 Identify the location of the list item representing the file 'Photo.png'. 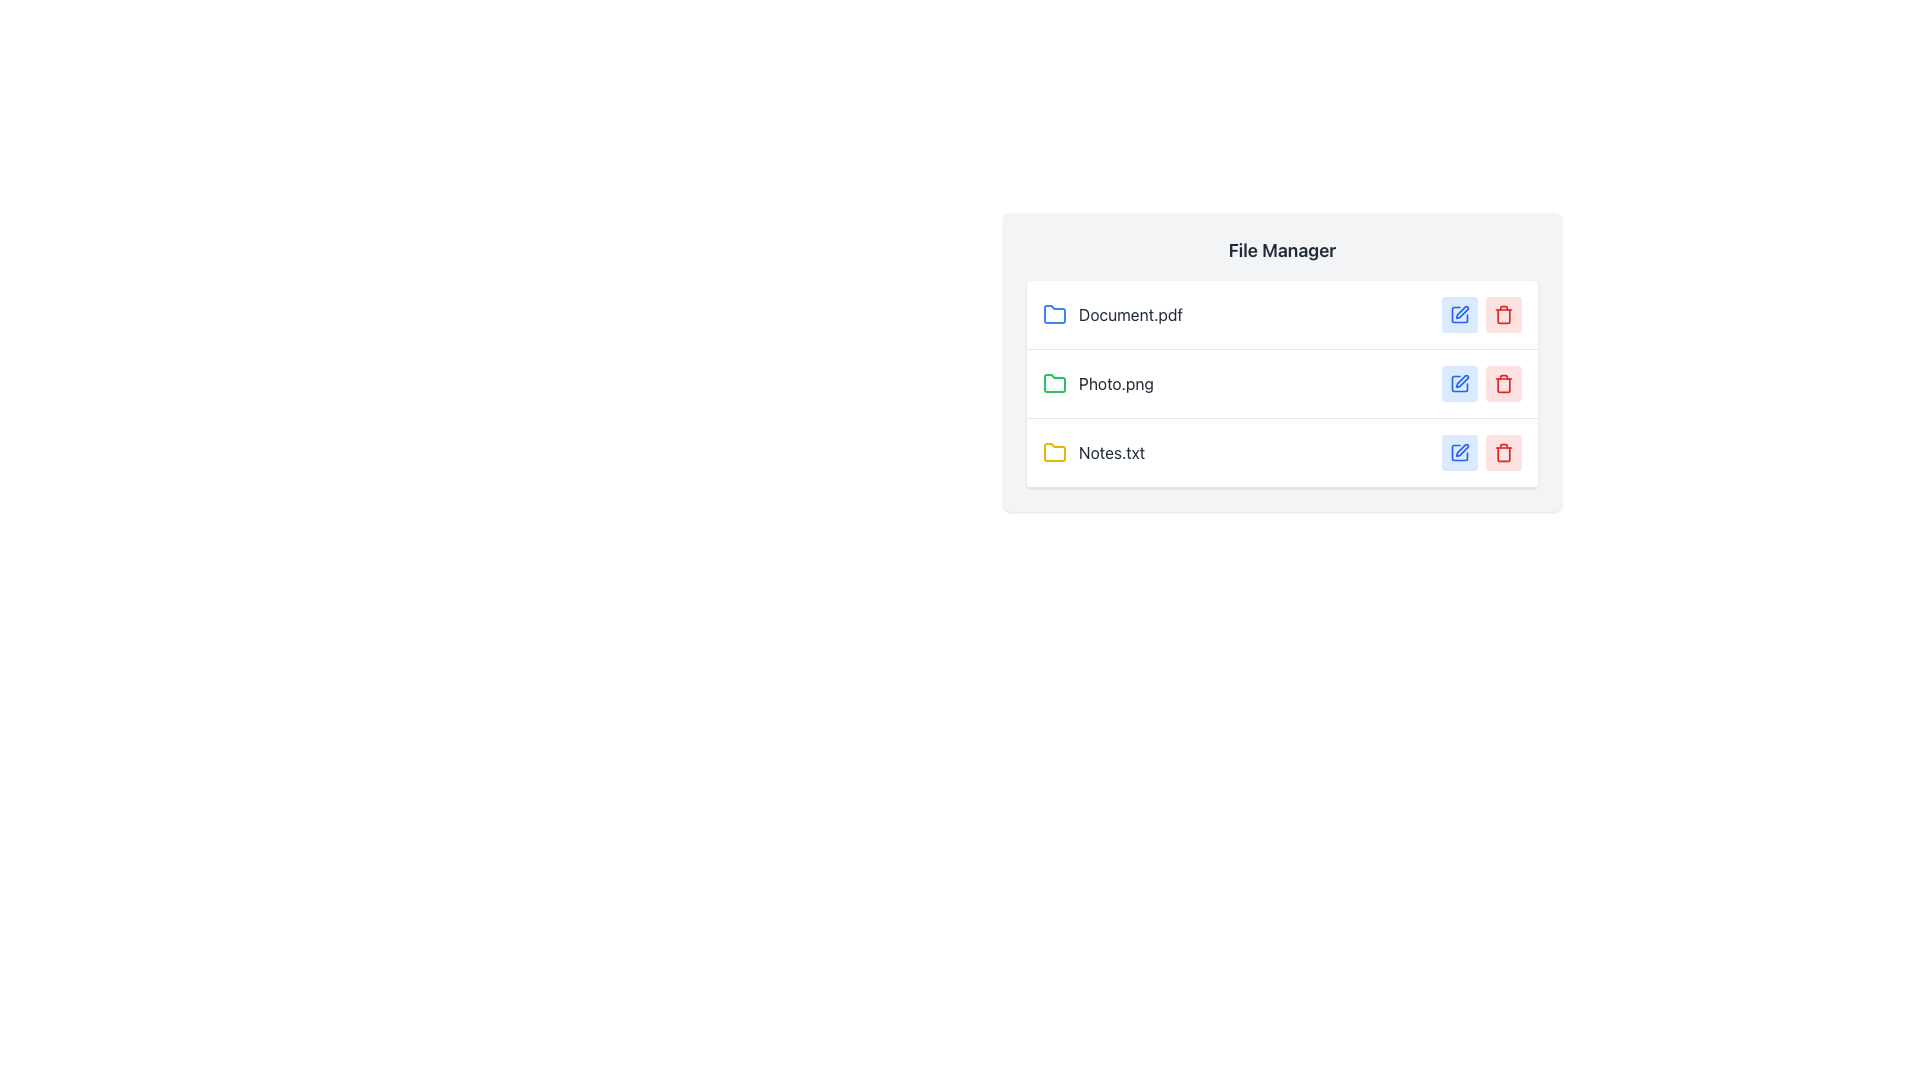
(1282, 384).